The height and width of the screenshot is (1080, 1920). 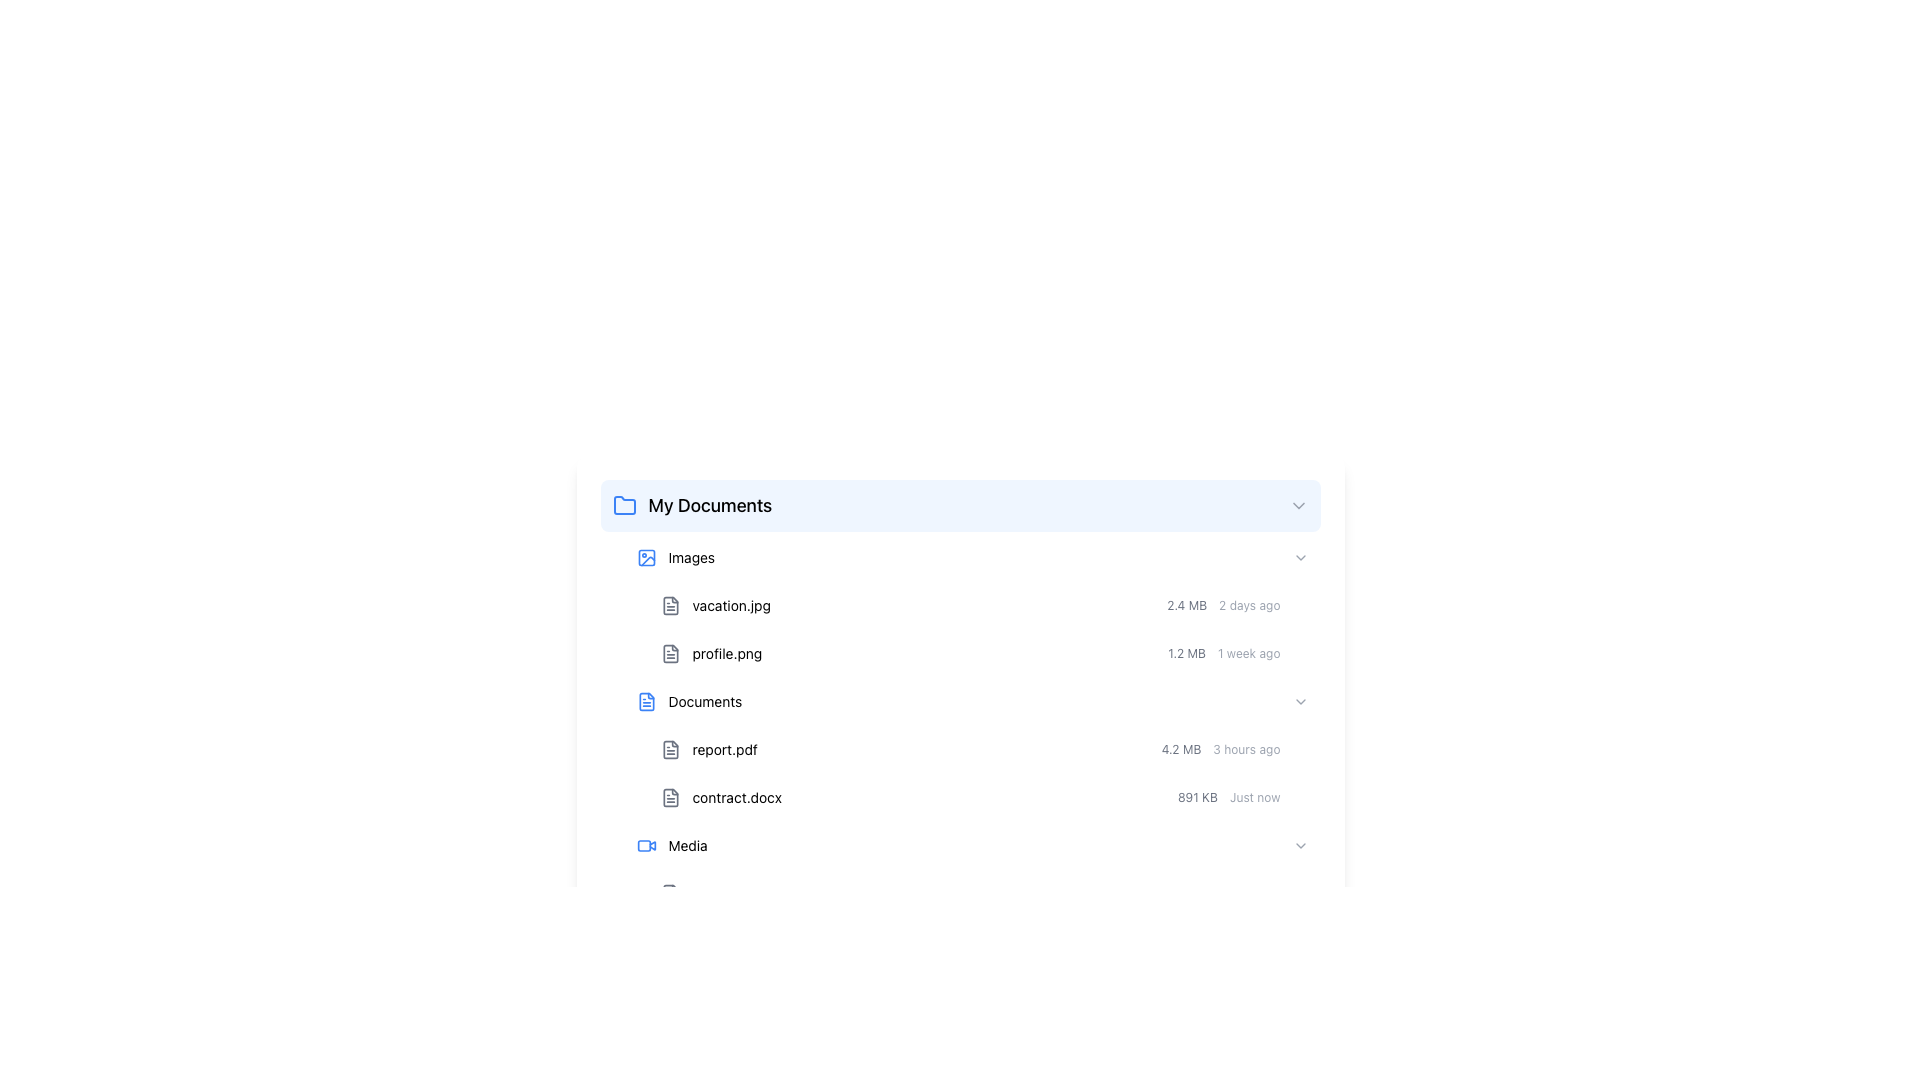 I want to click on the file icon representing 'profile.png', so click(x=670, y=654).